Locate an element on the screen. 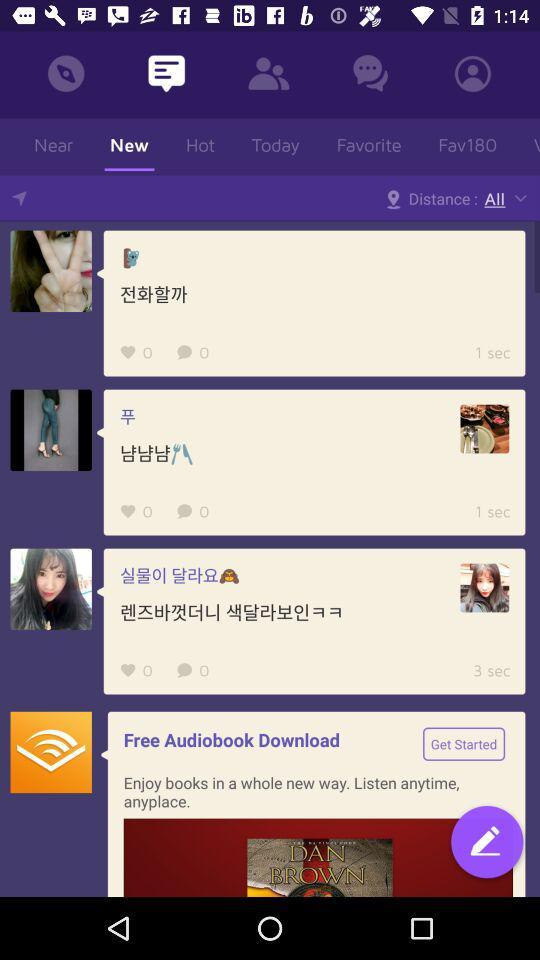 The height and width of the screenshot is (960, 540). the first comment icon in first feed is located at coordinates (184, 352).